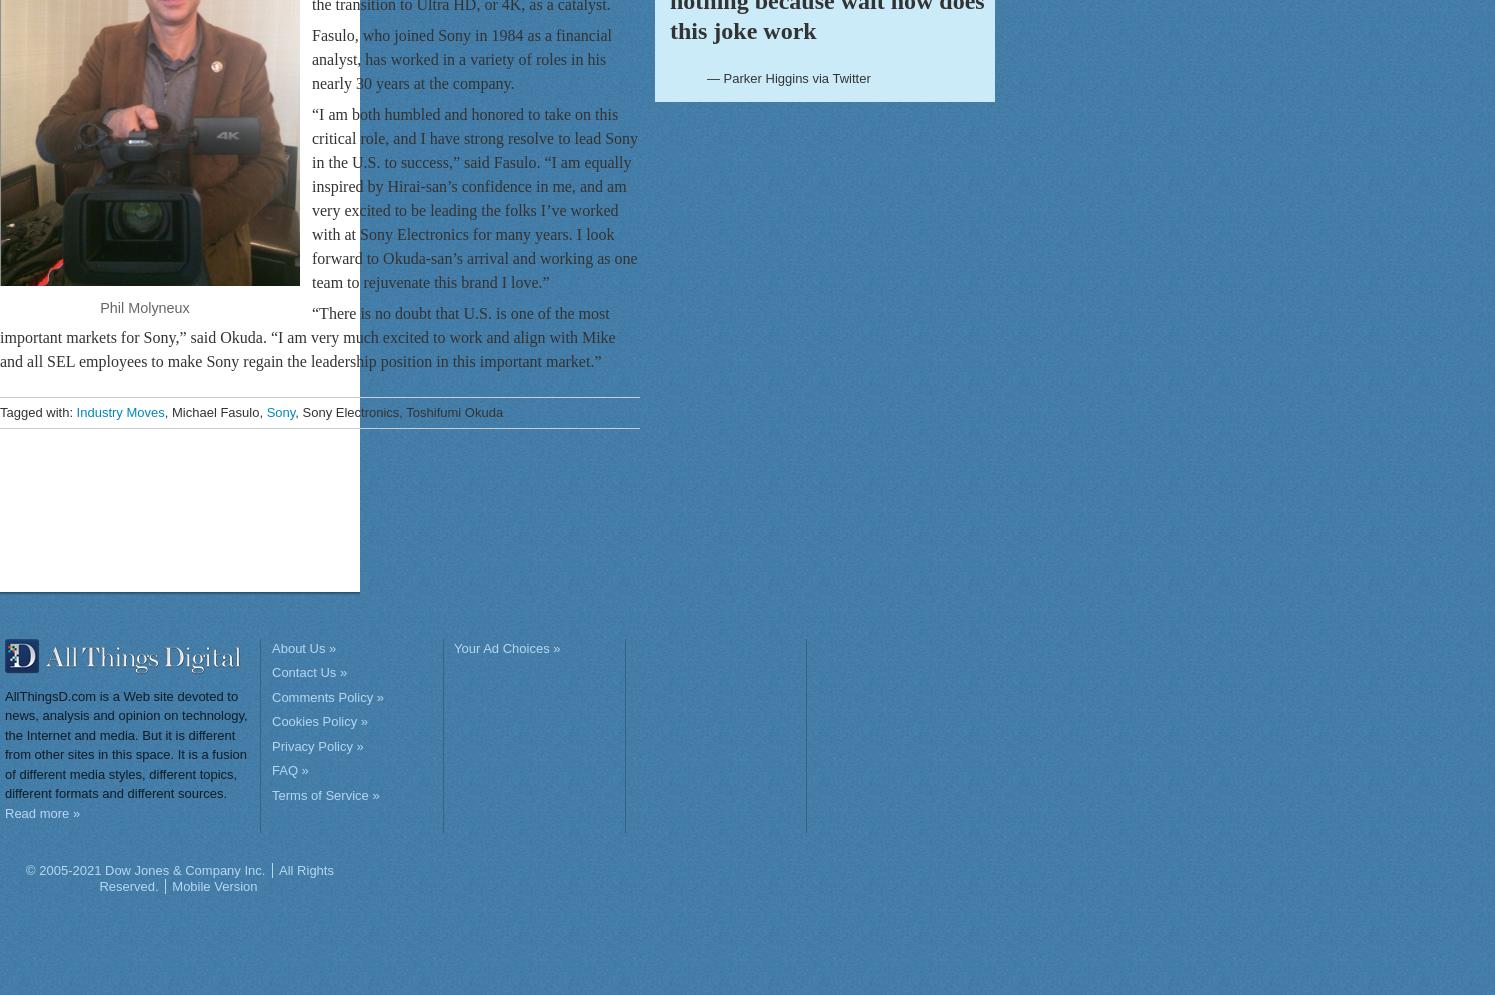 This screenshot has width=1495, height=995. What do you see at coordinates (302, 647) in the screenshot?
I see `'About Us »'` at bounding box center [302, 647].